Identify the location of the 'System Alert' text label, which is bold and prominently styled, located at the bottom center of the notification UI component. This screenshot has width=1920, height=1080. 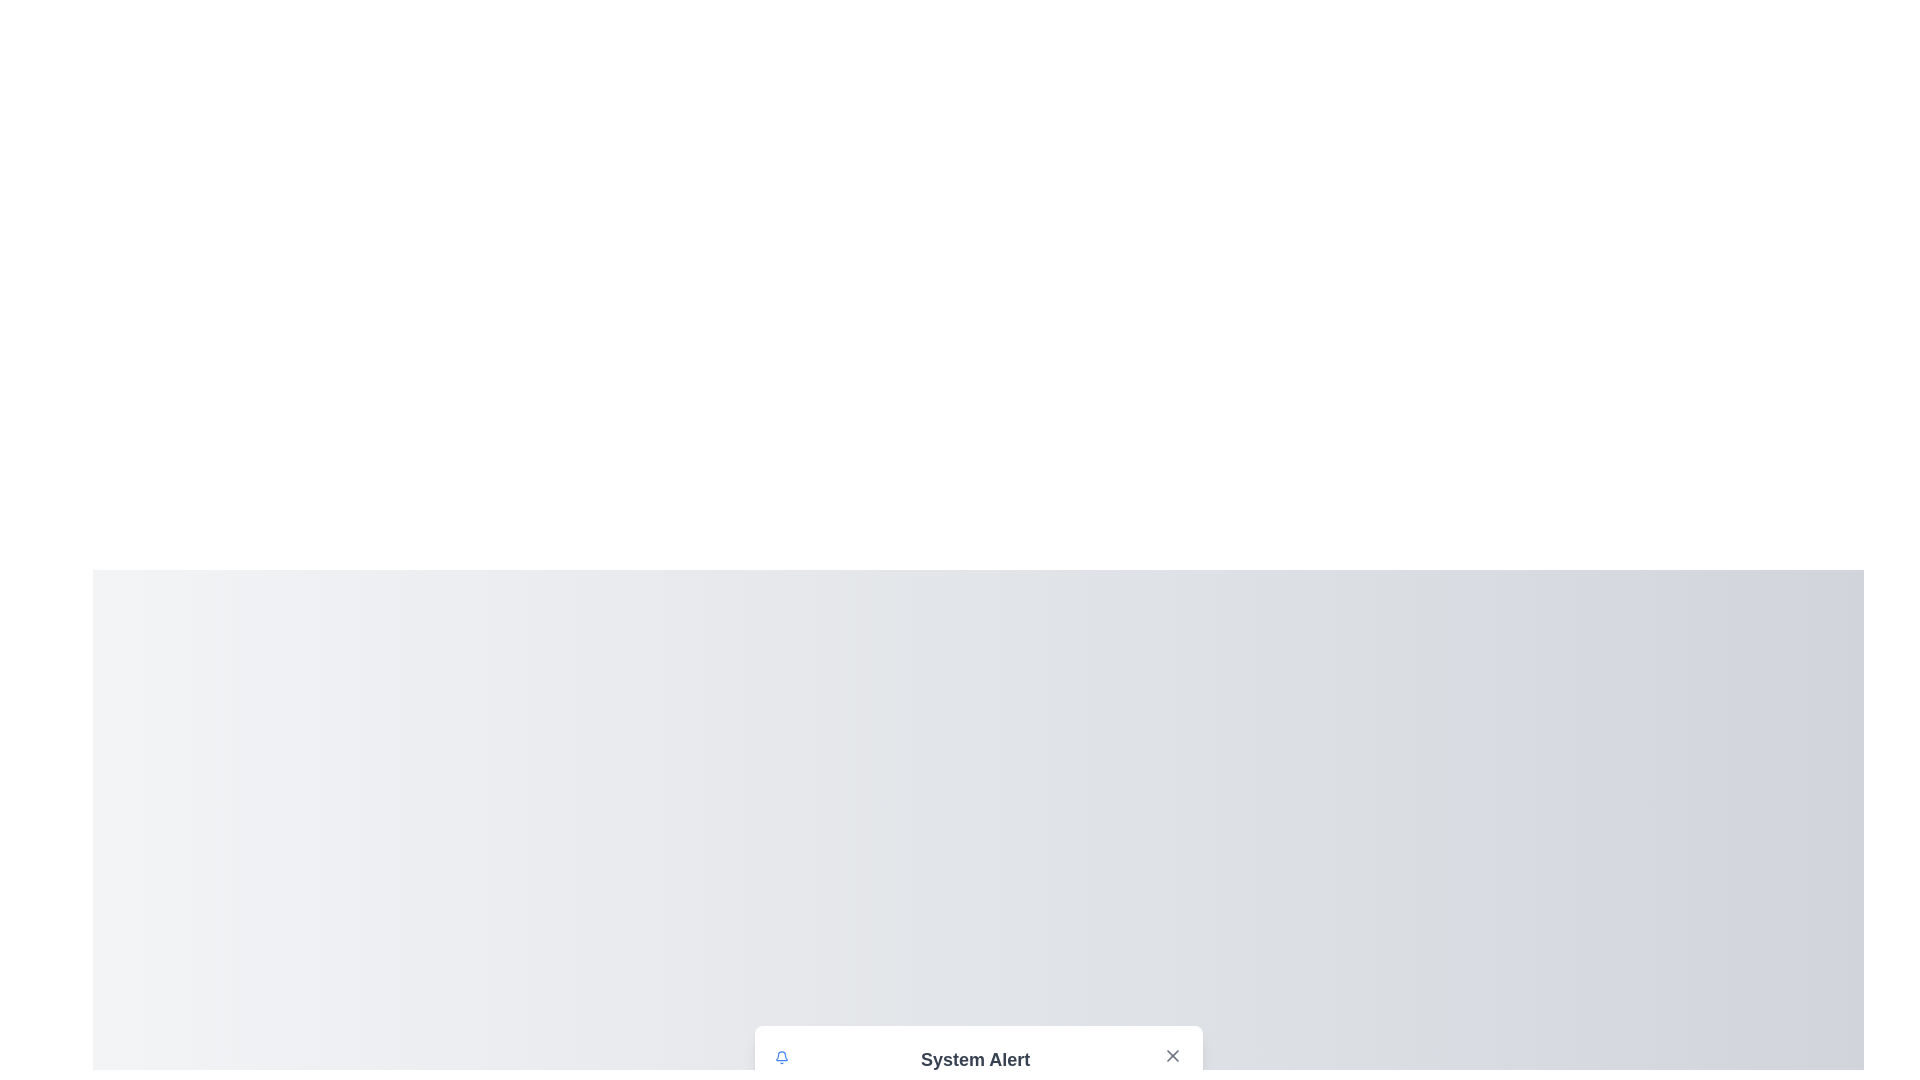
(975, 1059).